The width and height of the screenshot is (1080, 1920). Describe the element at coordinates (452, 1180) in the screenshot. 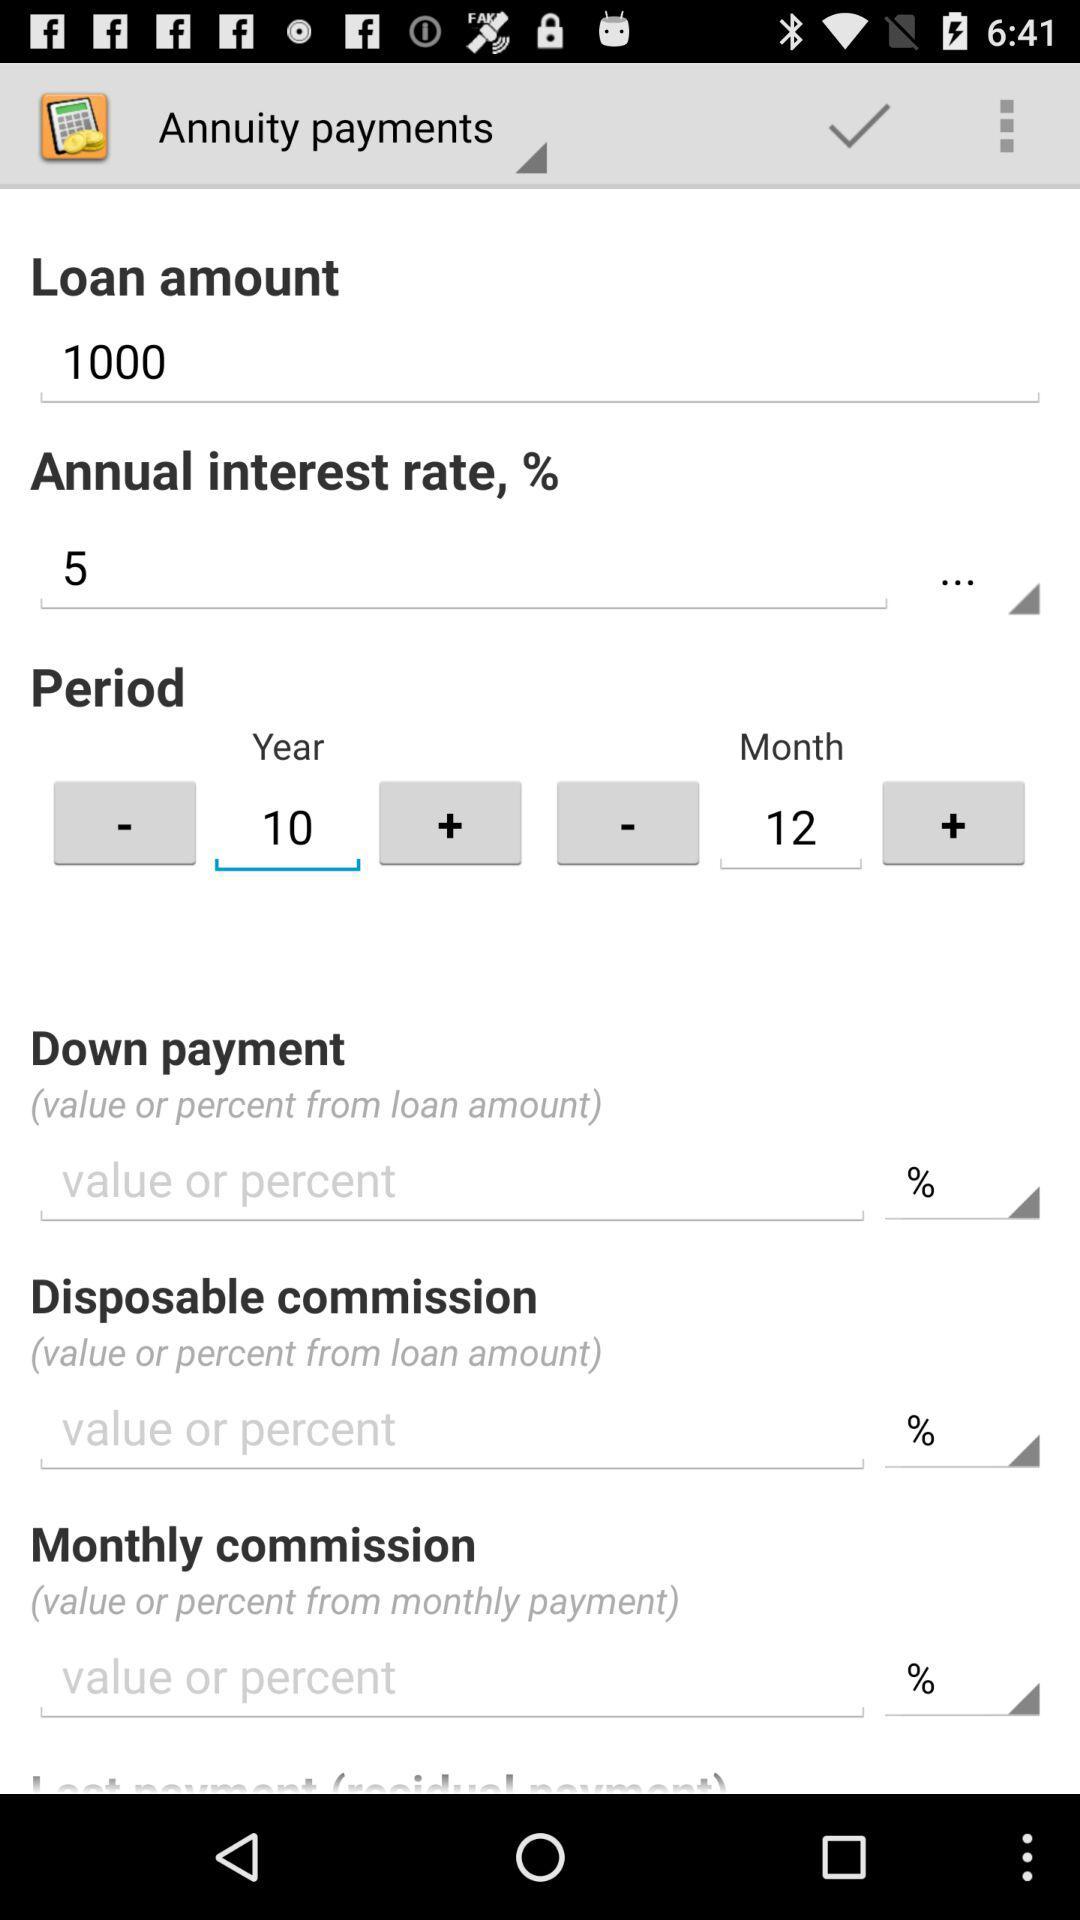

I see `the text field in down payment` at that location.